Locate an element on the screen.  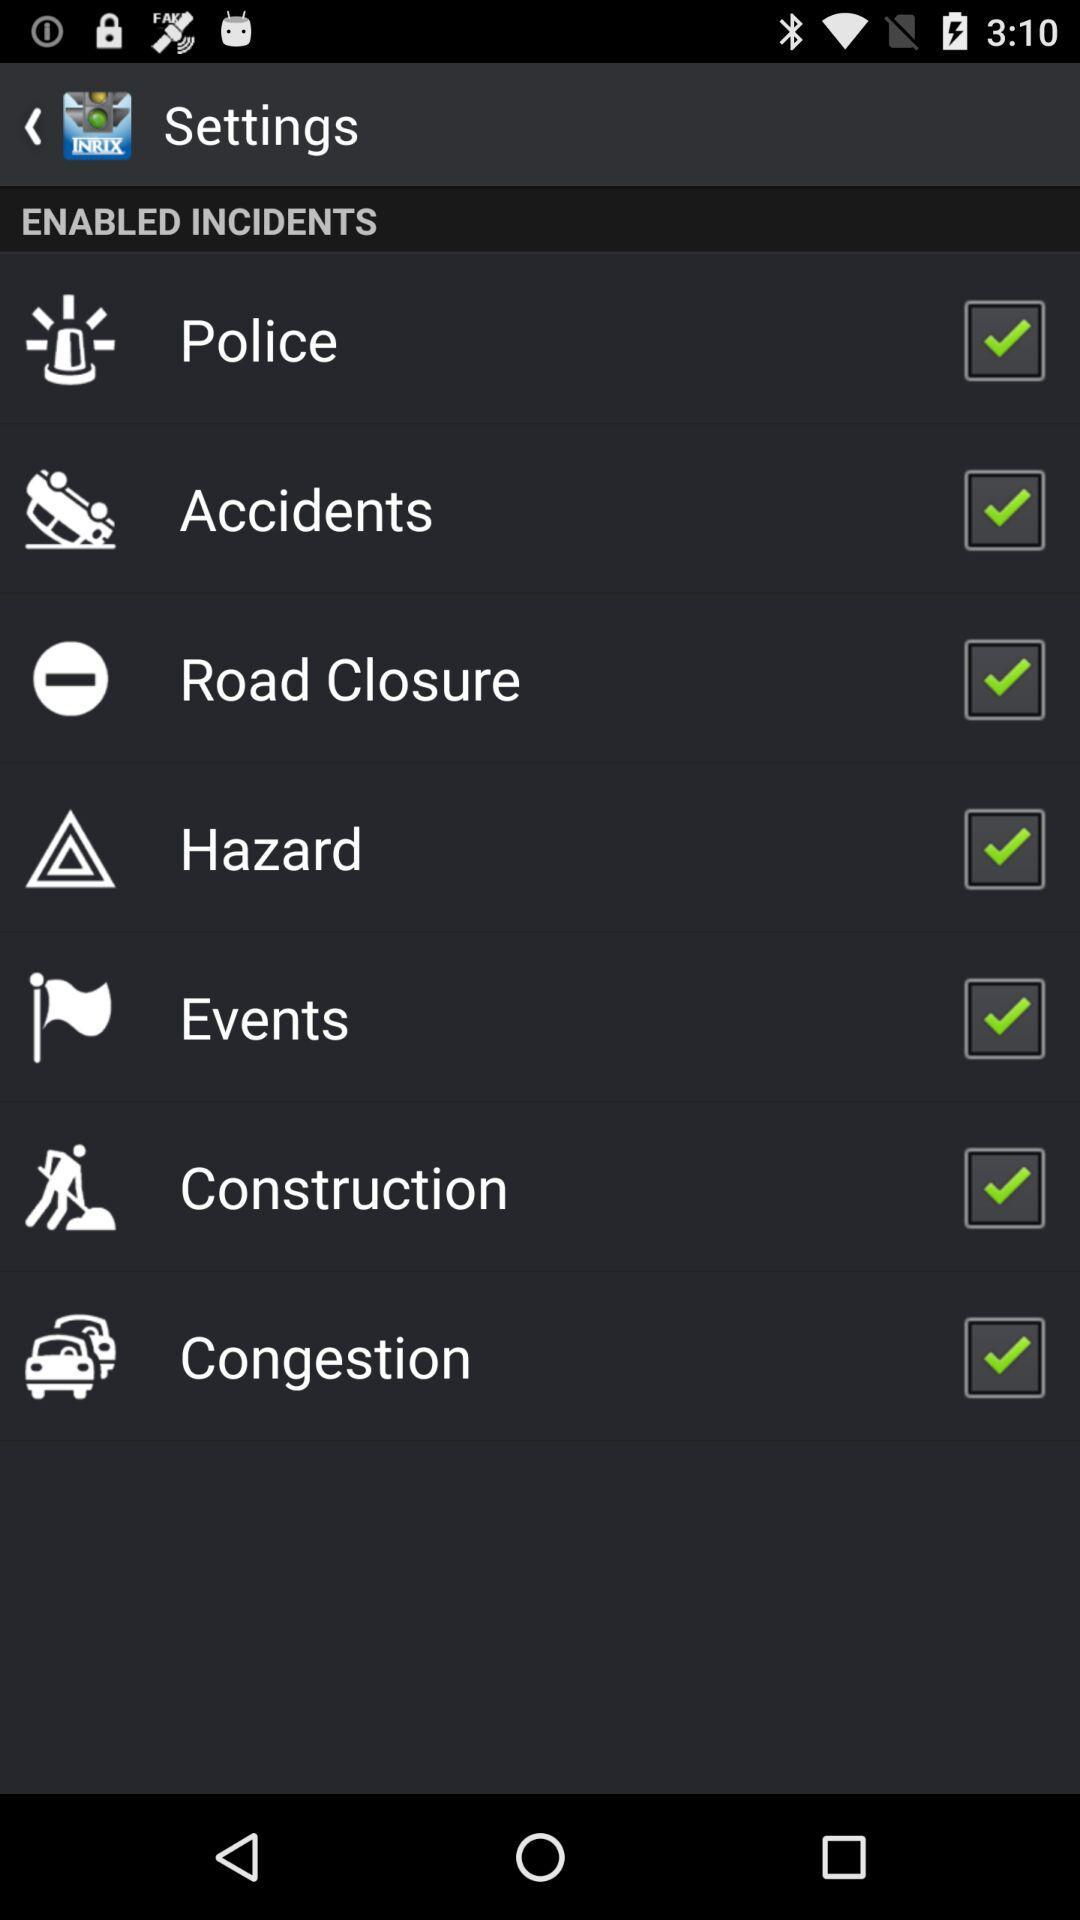
the item above road closure is located at coordinates (306, 508).